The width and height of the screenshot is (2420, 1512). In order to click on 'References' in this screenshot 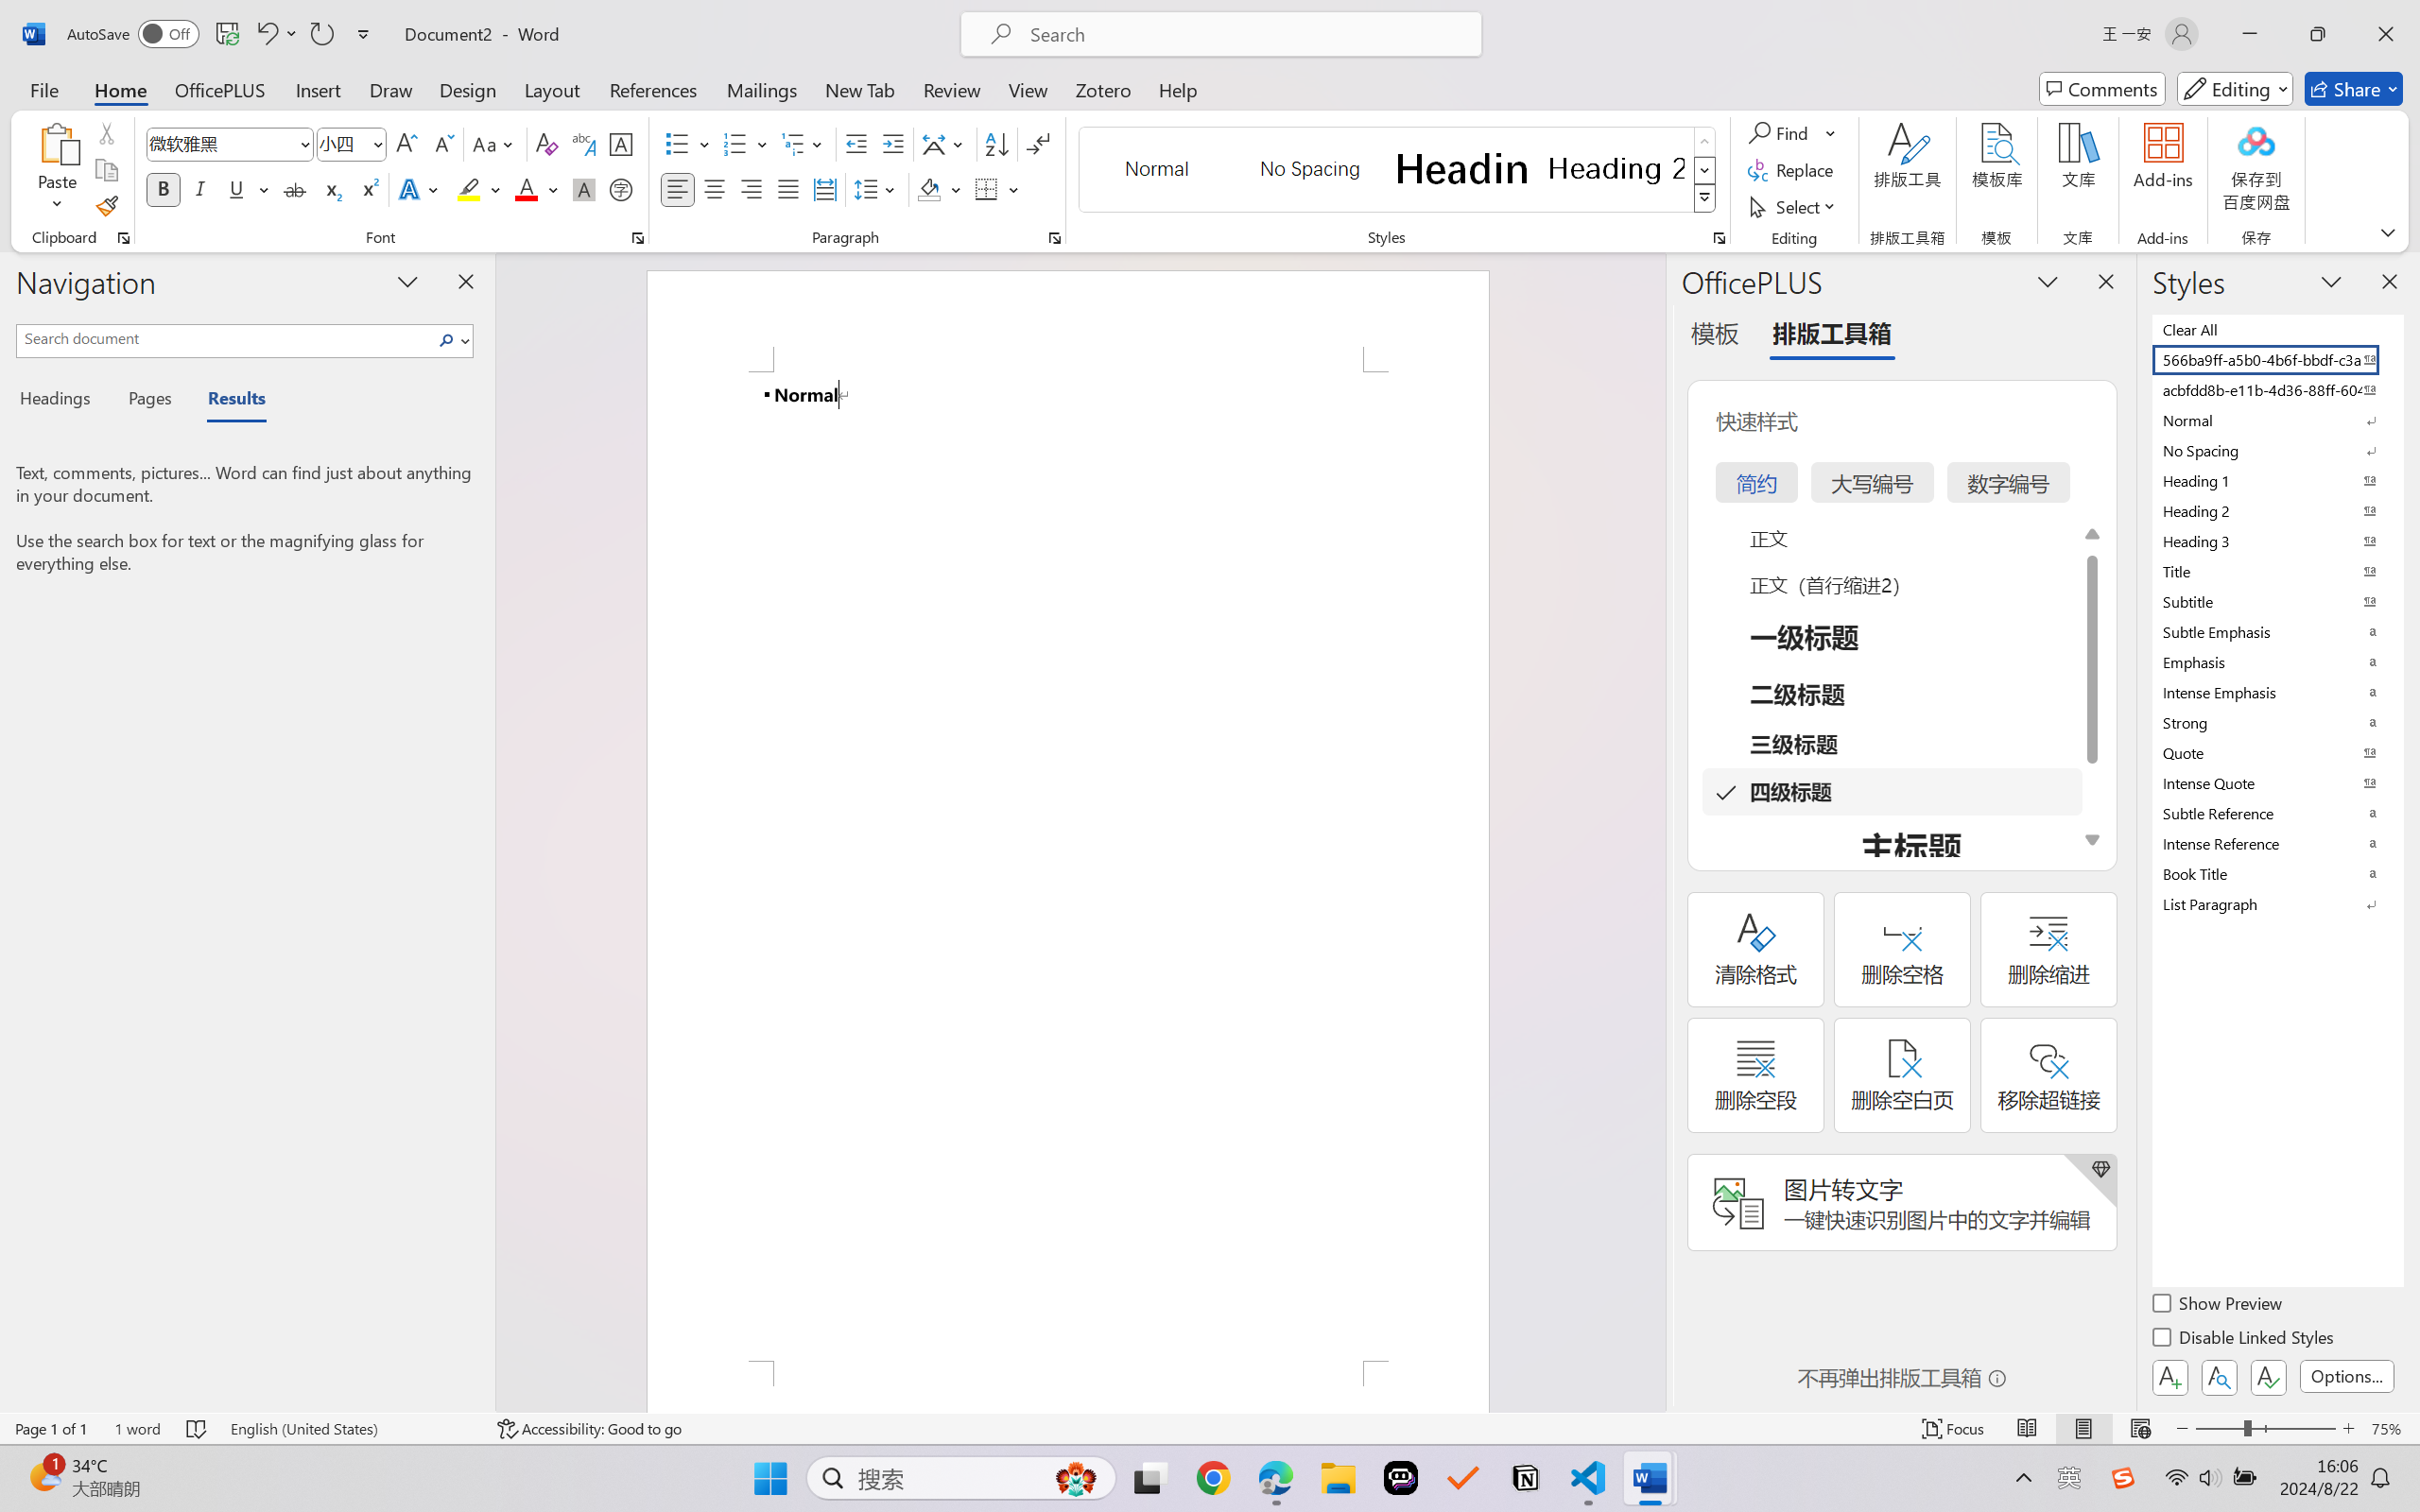, I will do `click(653, 88)`.